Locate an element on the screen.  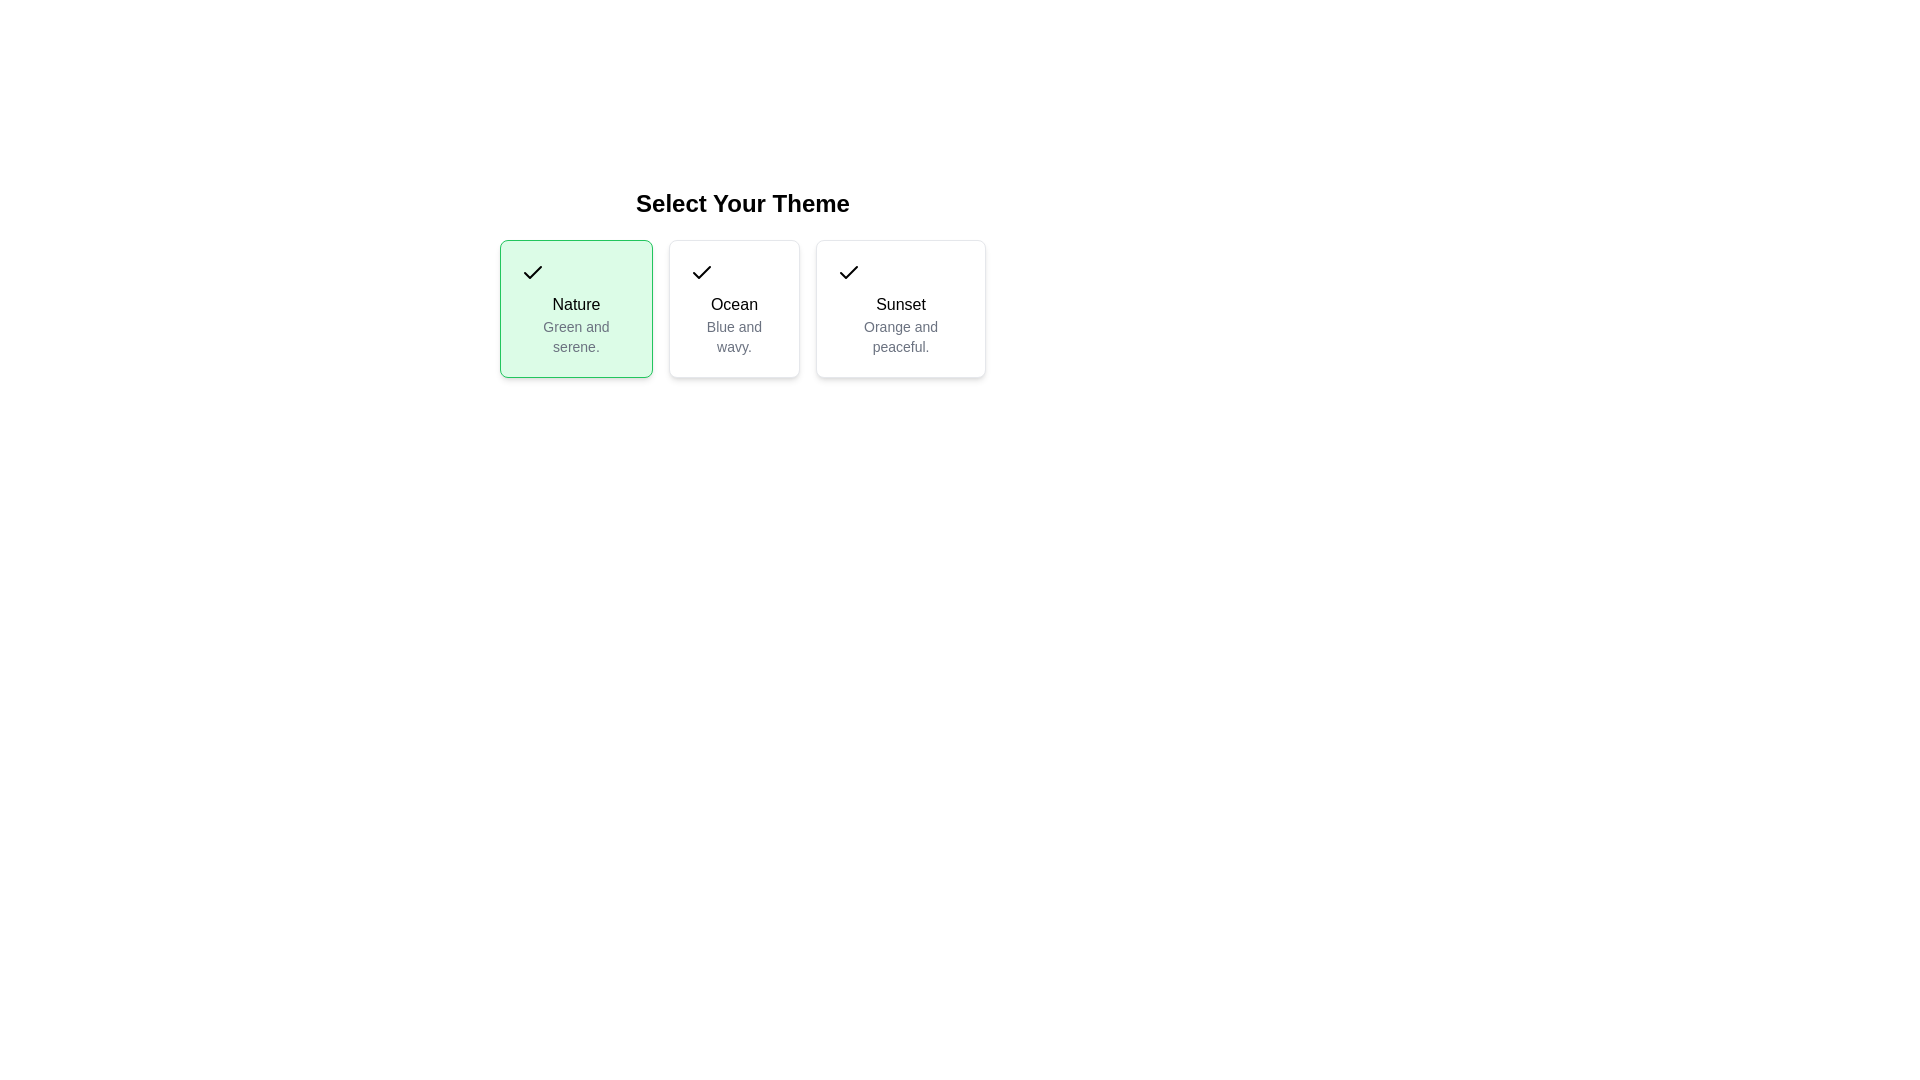
the text element displaying 'Sunset', which is located in the third card of a horizontal row of cards is located at coordinates (900, 304).